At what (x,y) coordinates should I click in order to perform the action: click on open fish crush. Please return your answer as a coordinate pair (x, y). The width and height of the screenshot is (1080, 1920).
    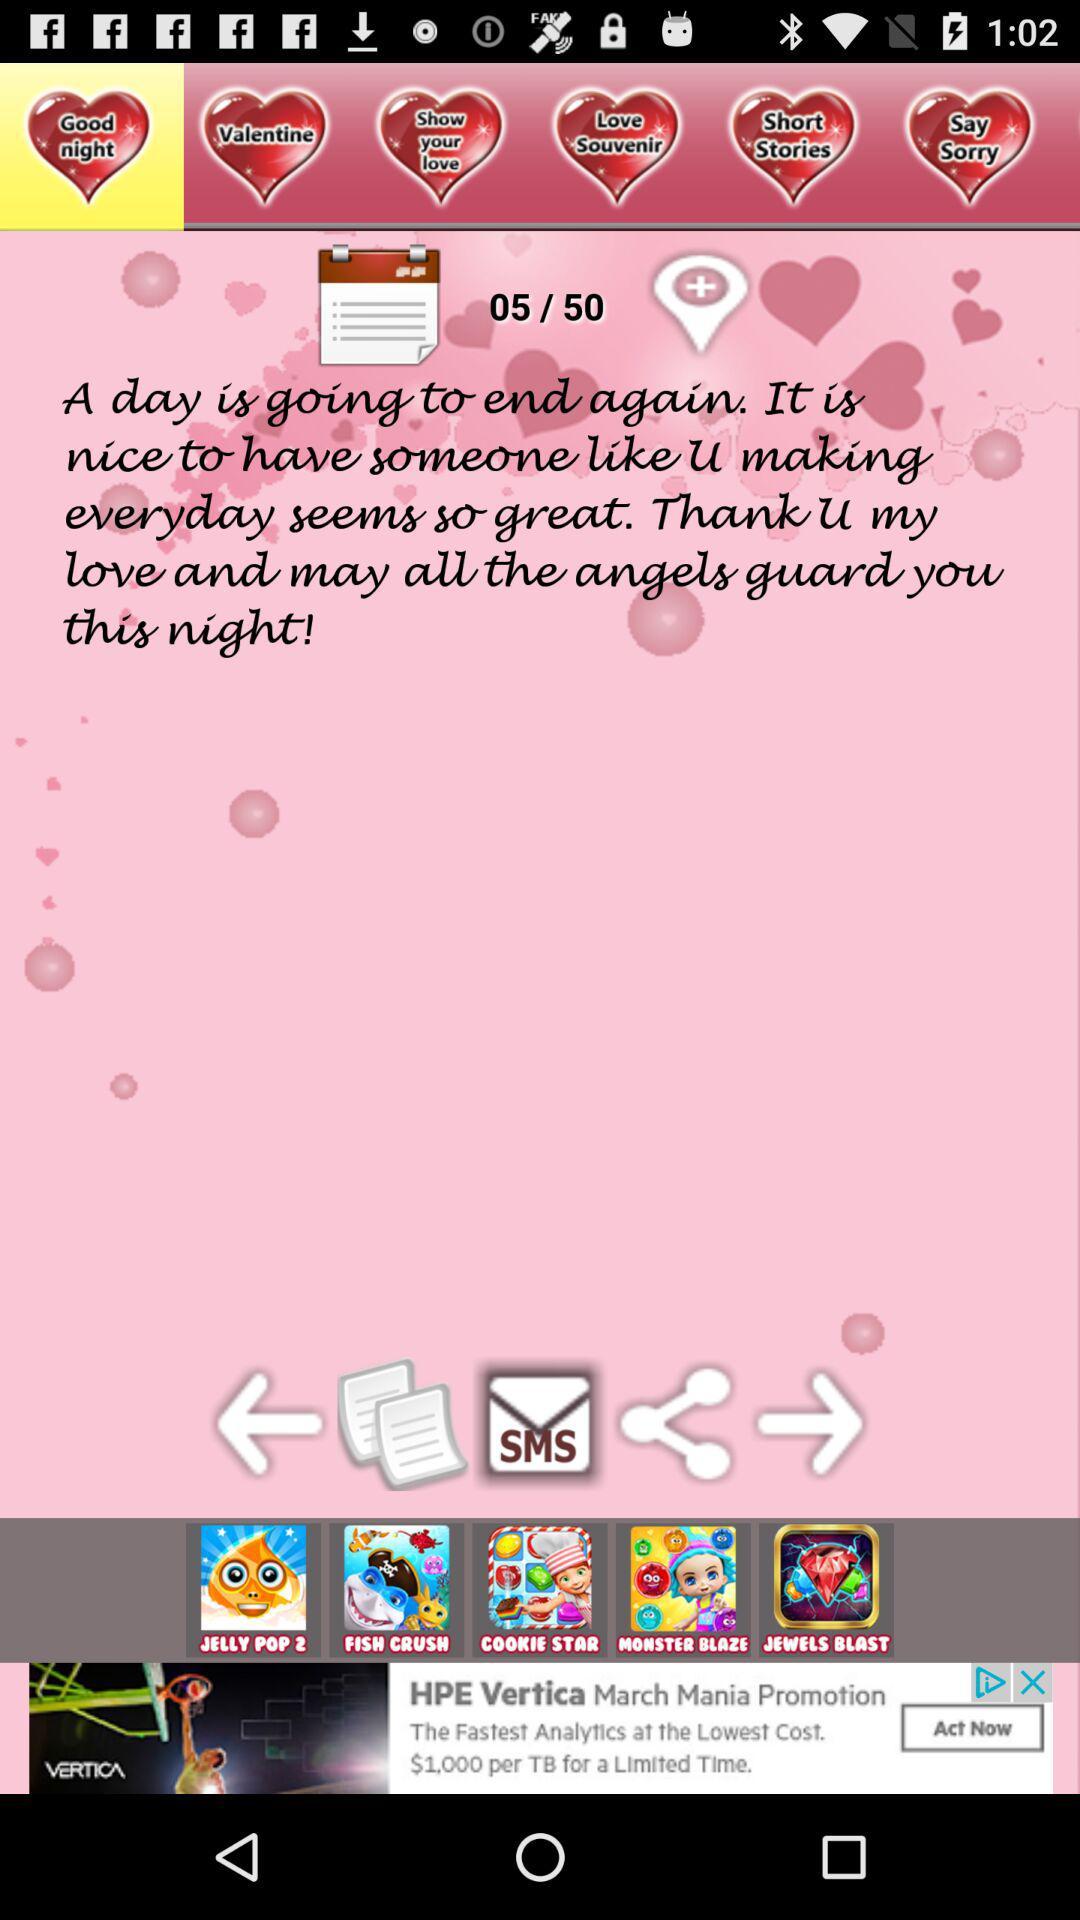
    Looking at the image, I should click on (396, 1589).